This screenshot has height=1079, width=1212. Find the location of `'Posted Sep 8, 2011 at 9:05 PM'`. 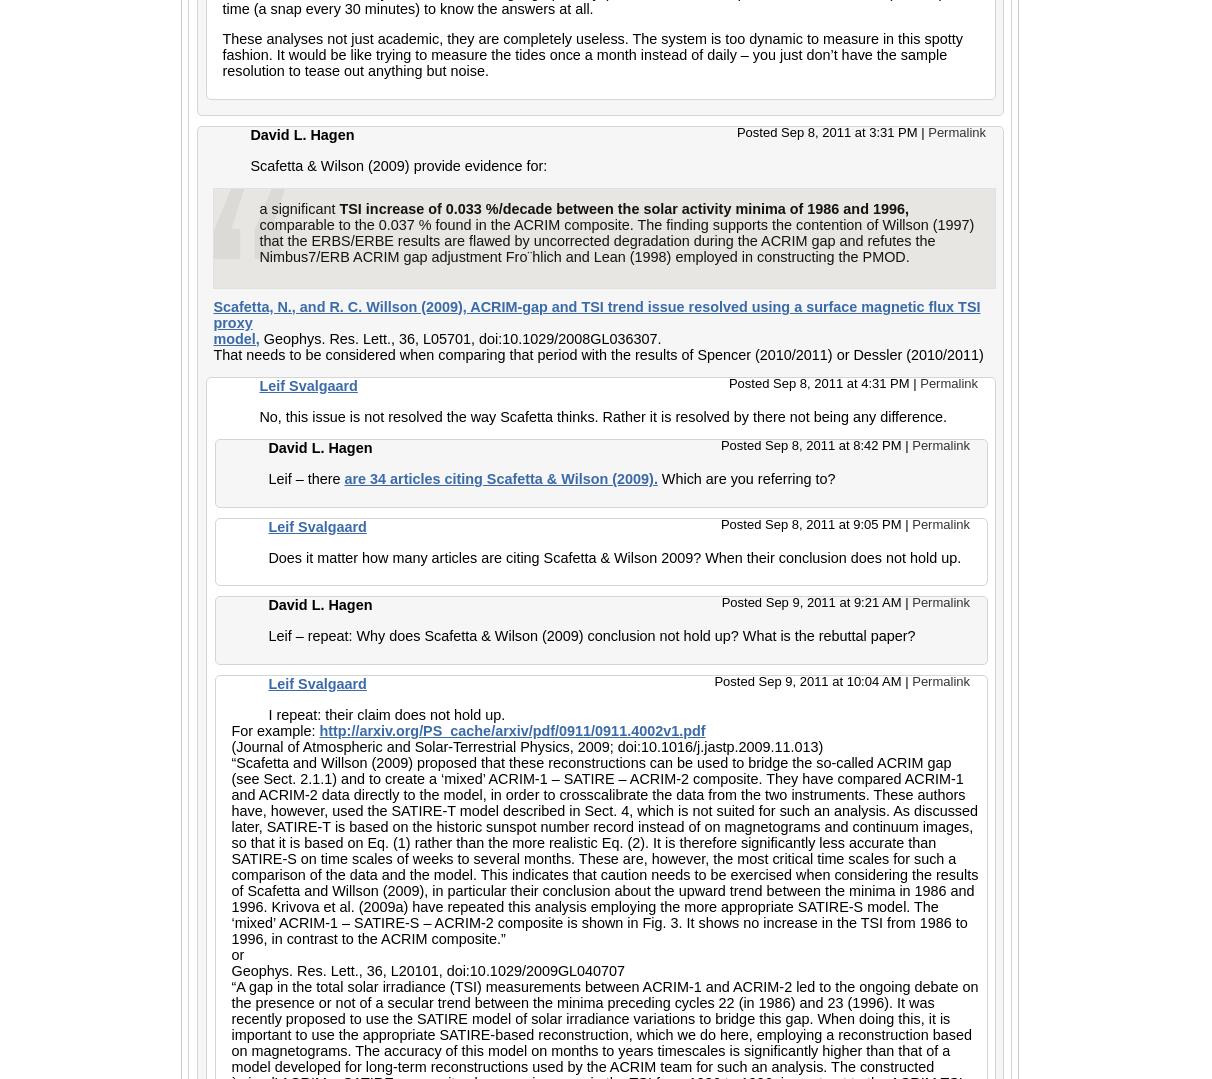

'Posted Sep 8, 2011 at 9:05 PM' is located at coordinates (811, 523).